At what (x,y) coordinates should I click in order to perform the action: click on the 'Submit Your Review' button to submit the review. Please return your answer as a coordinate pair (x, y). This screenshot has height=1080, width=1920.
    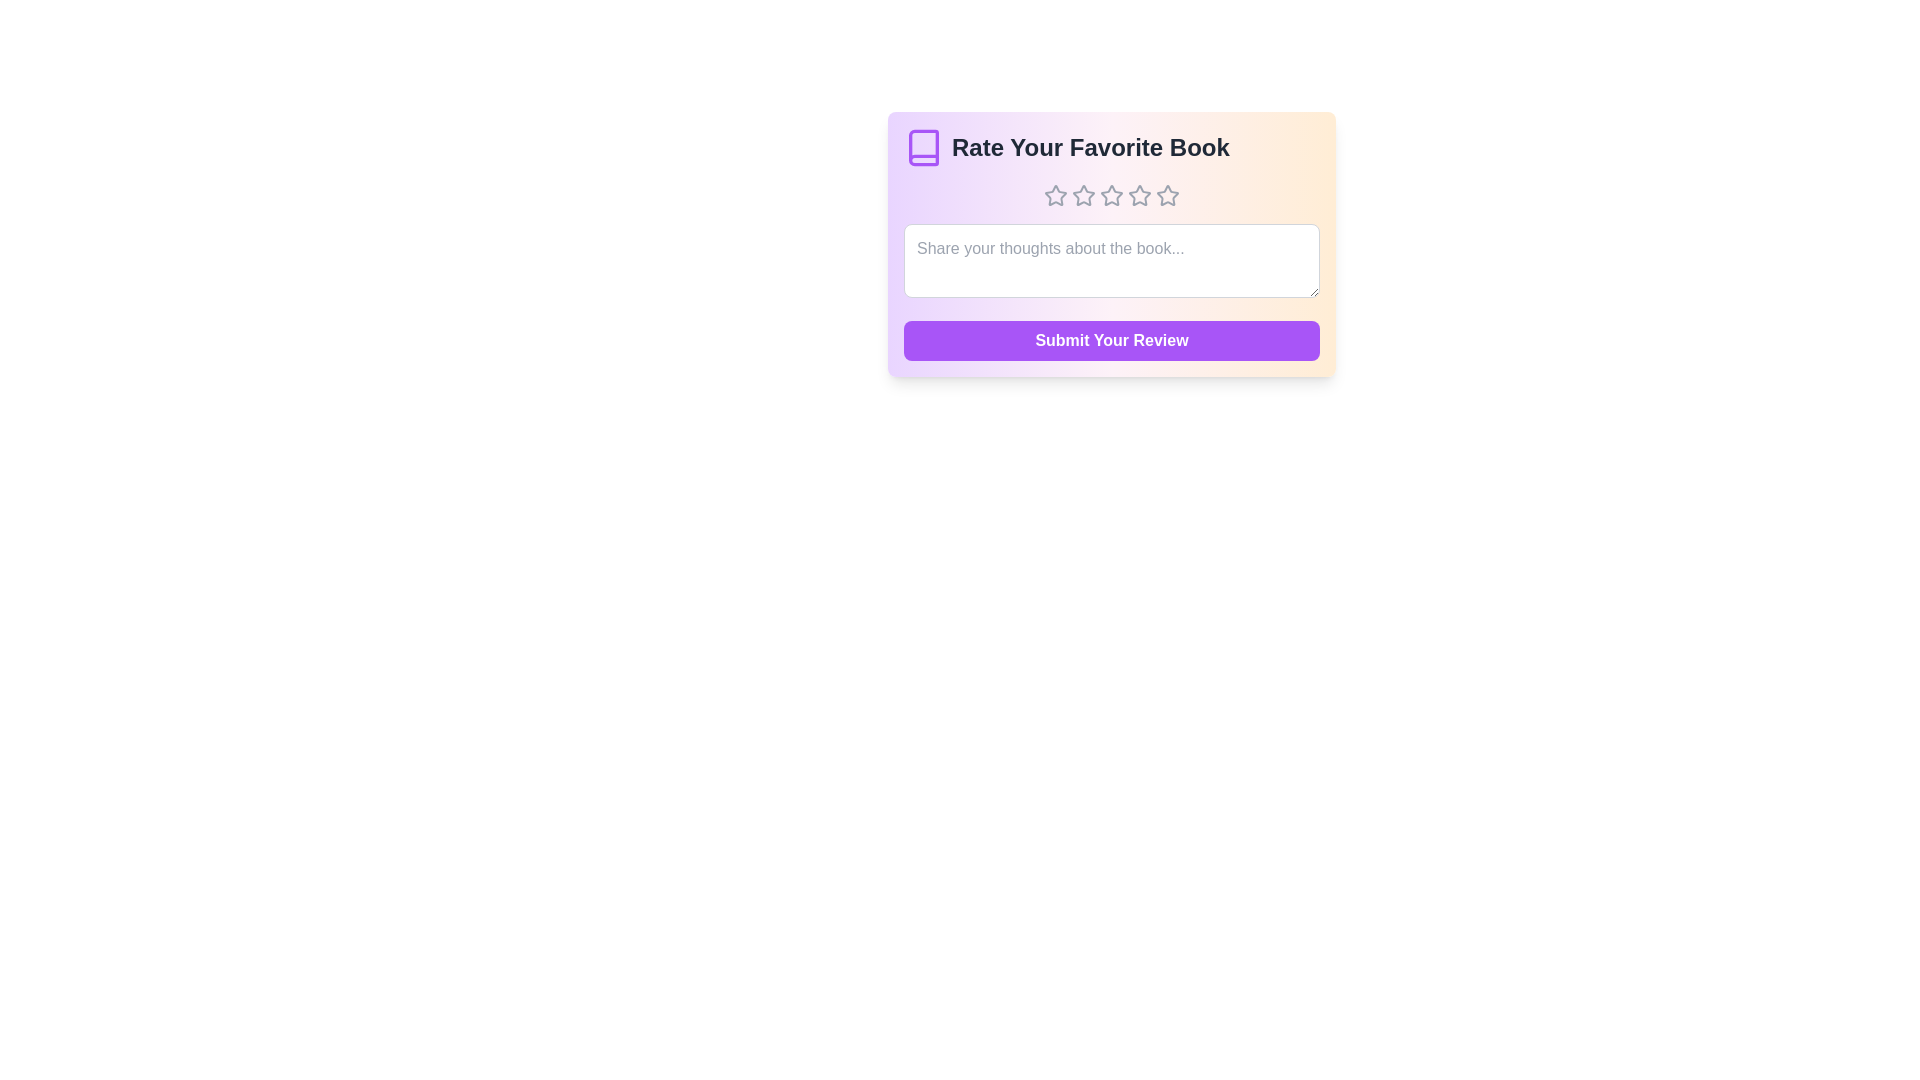
    Looking at the image, I should click on (1111, 339).